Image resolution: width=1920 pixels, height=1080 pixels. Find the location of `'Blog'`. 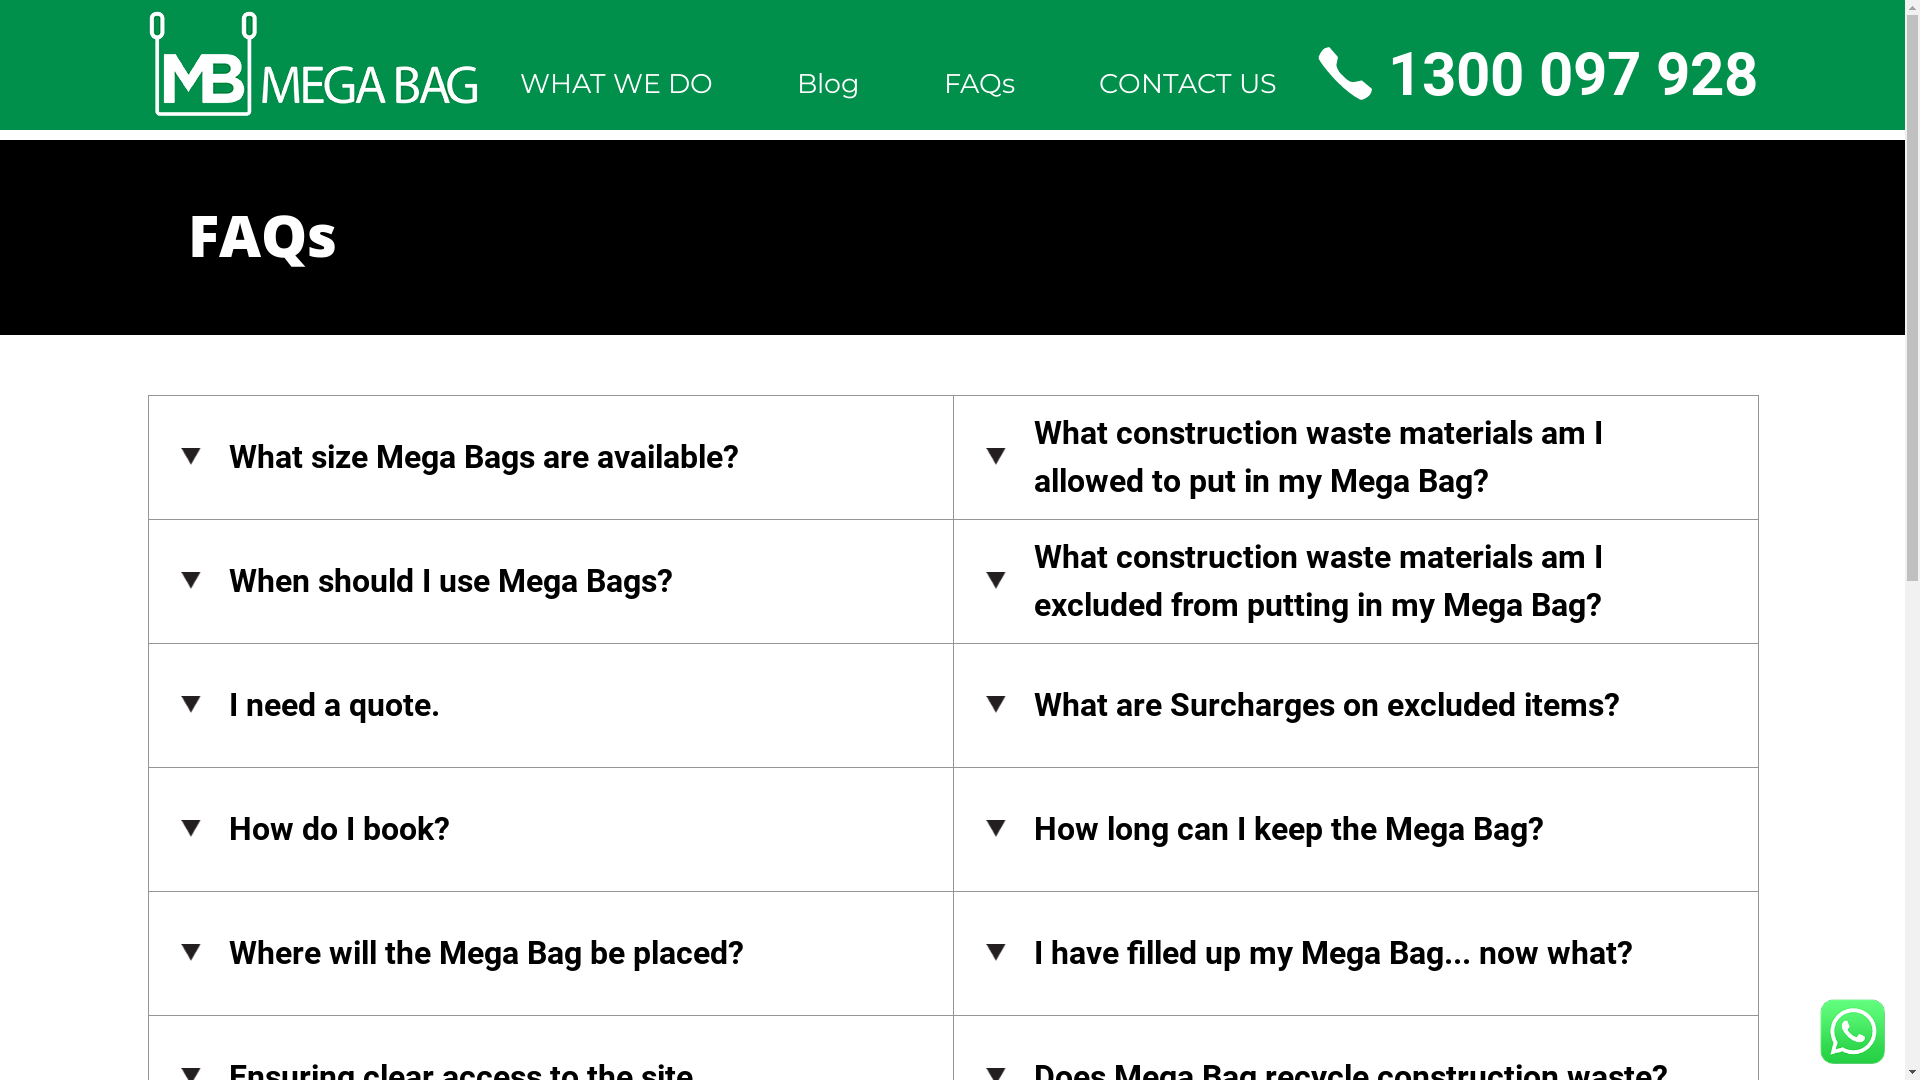

'Blog' is located at coordinates (827, 81).